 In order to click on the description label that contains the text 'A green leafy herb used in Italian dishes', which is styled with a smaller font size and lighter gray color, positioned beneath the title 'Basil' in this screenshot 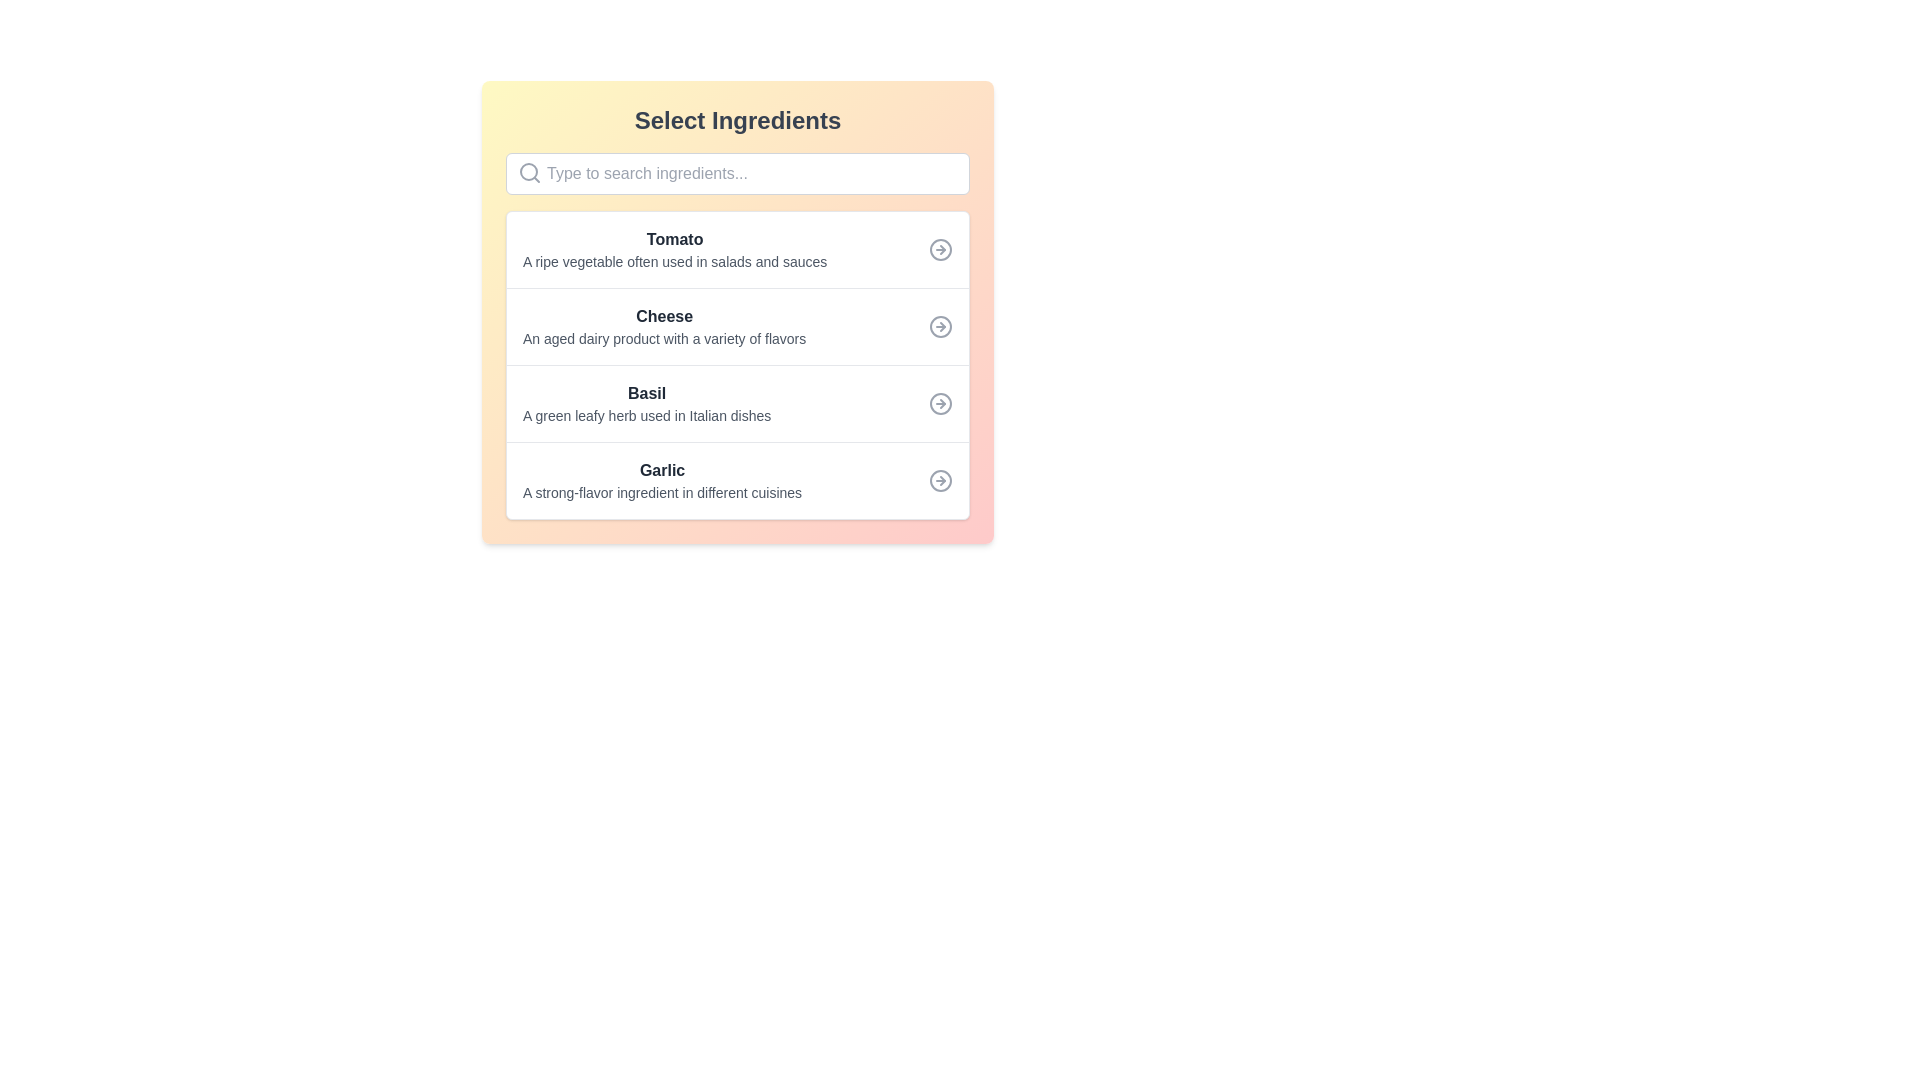, I will do `click(647, 415)`.